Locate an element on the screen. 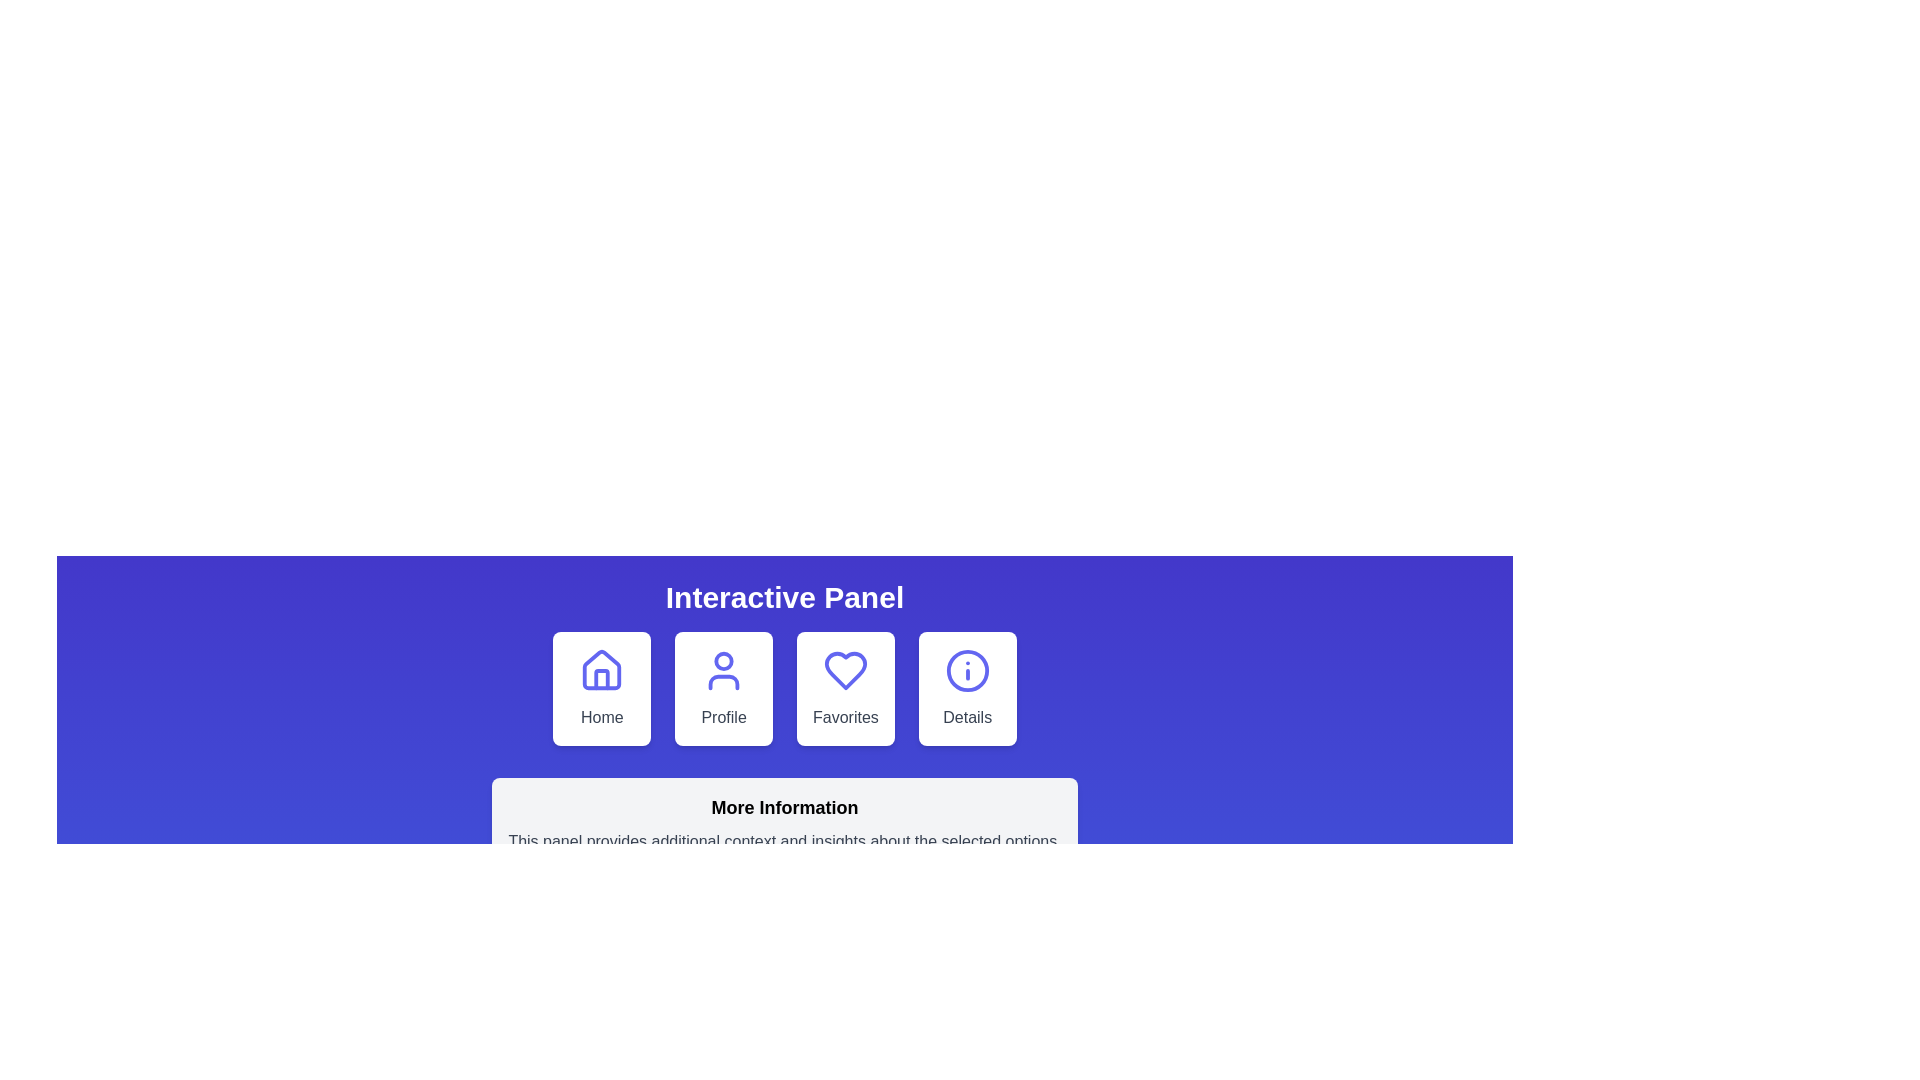 This screenshot has width=1920, height=1080. the 'Home' icon represented by a minimalistic house structure within the interactive panel is located at coordinates (601, 678).